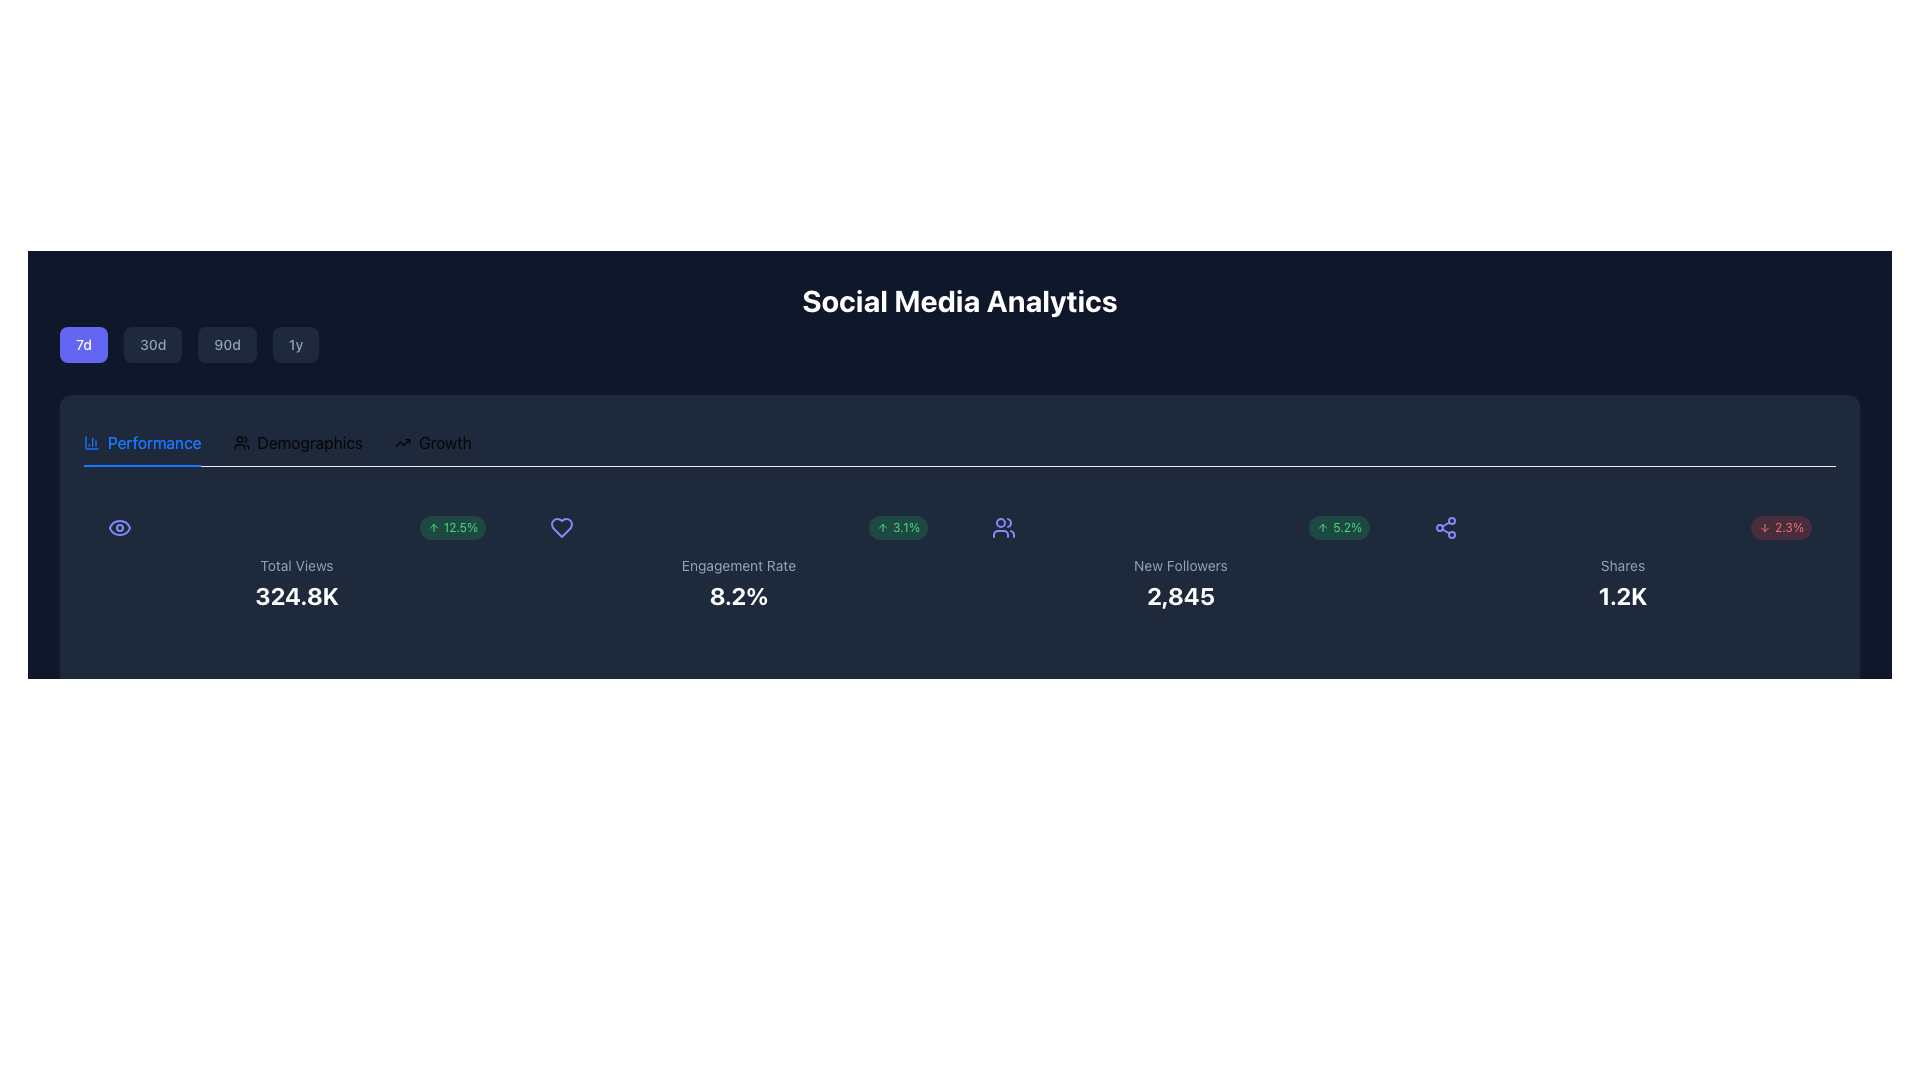 This screenshot has height=1080, width=1920. I want to click on the Text Label displaying 'Social Media Analytics' which is located at the top of the interface on a dark blue background, so click(960, 322).